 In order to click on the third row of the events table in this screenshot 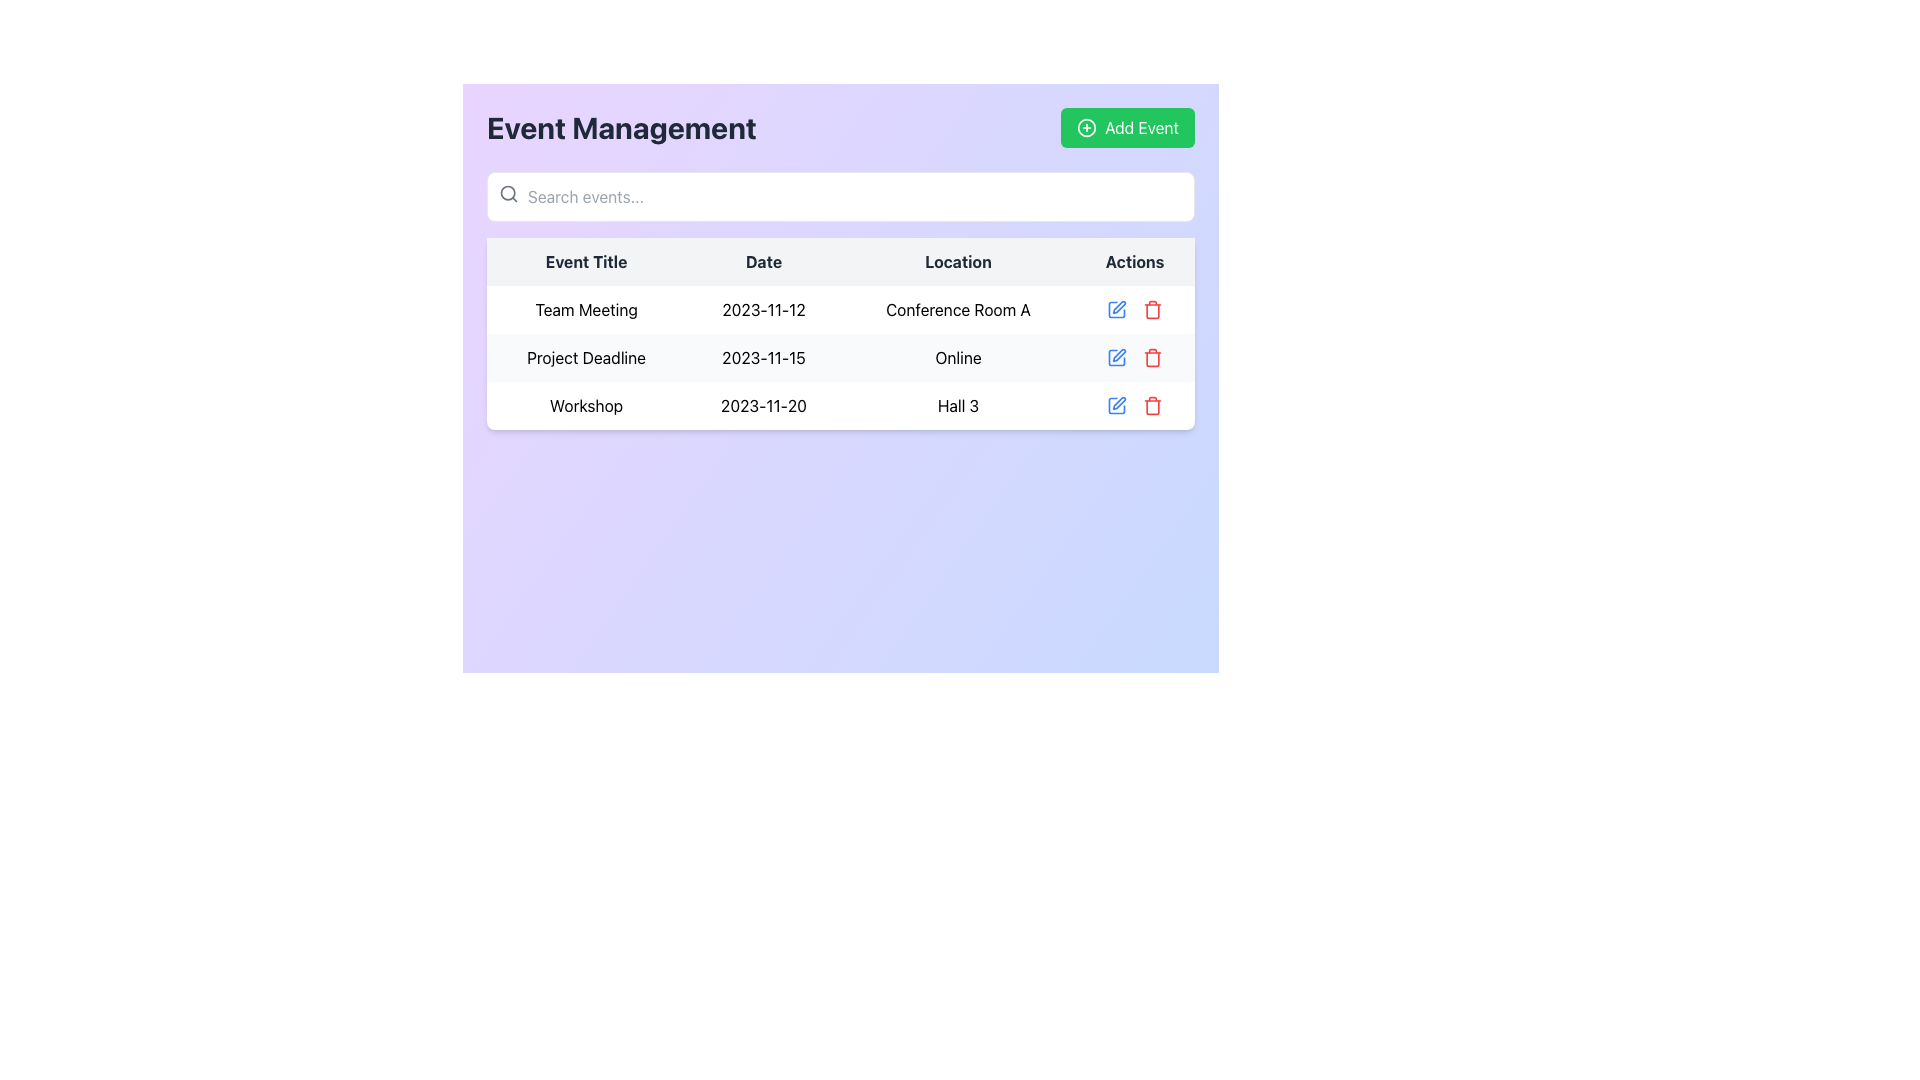, I will do `click(840, 405)`.